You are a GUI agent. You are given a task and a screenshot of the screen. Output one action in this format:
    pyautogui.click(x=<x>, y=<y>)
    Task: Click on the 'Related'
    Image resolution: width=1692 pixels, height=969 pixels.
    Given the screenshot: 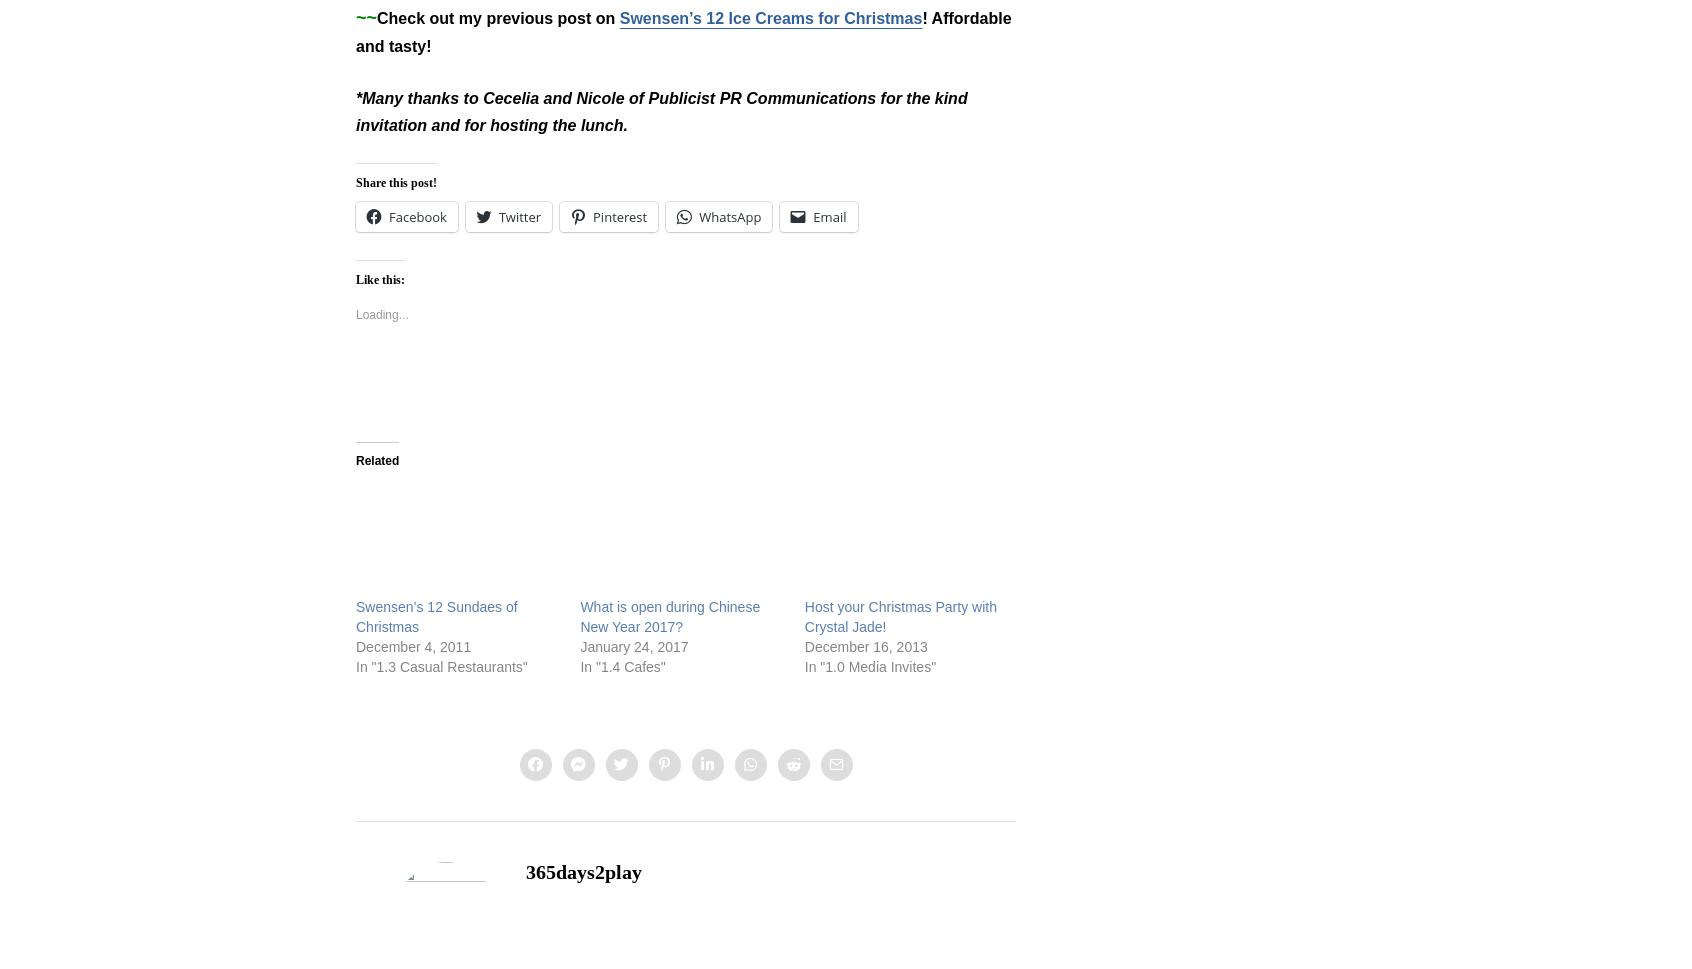 What is the action you would take?
    pyautogui.click(x=377, y=459)
    